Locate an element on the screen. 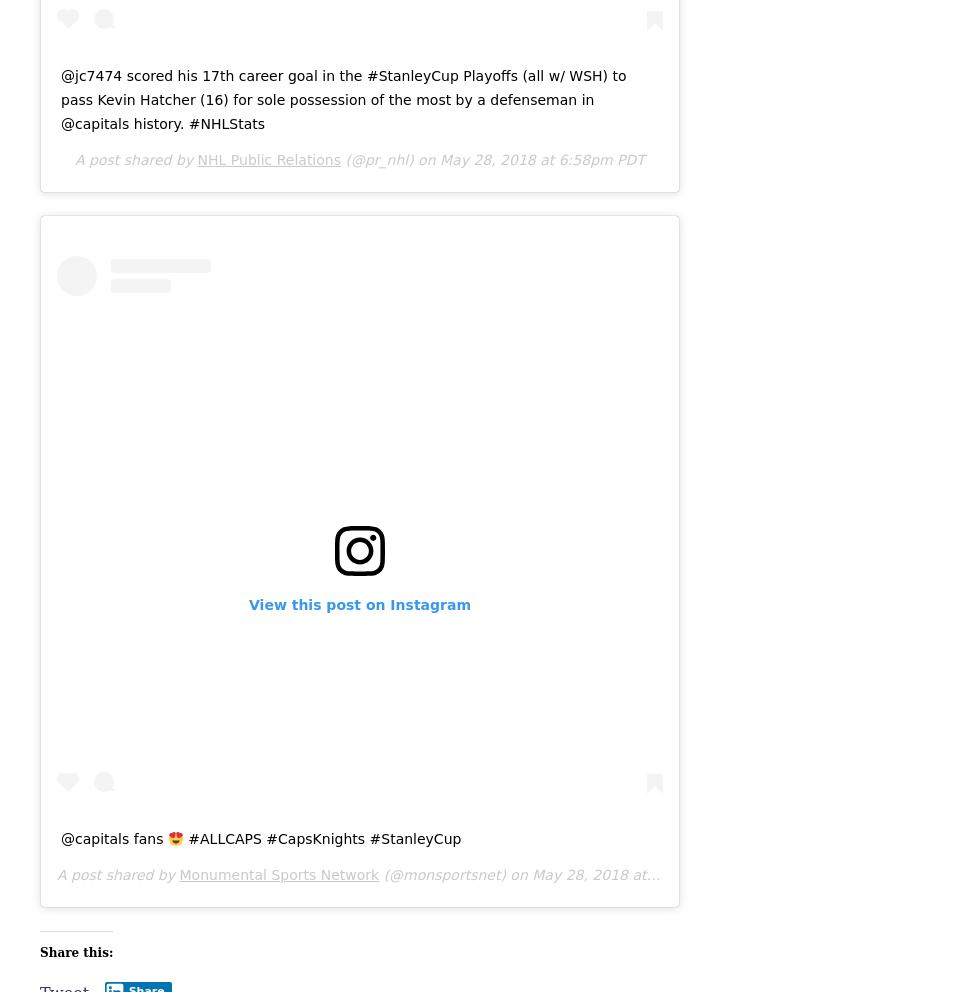 This screenshot has width=980, height=992. '@capitals fans' is located at coordinates (113, 838).